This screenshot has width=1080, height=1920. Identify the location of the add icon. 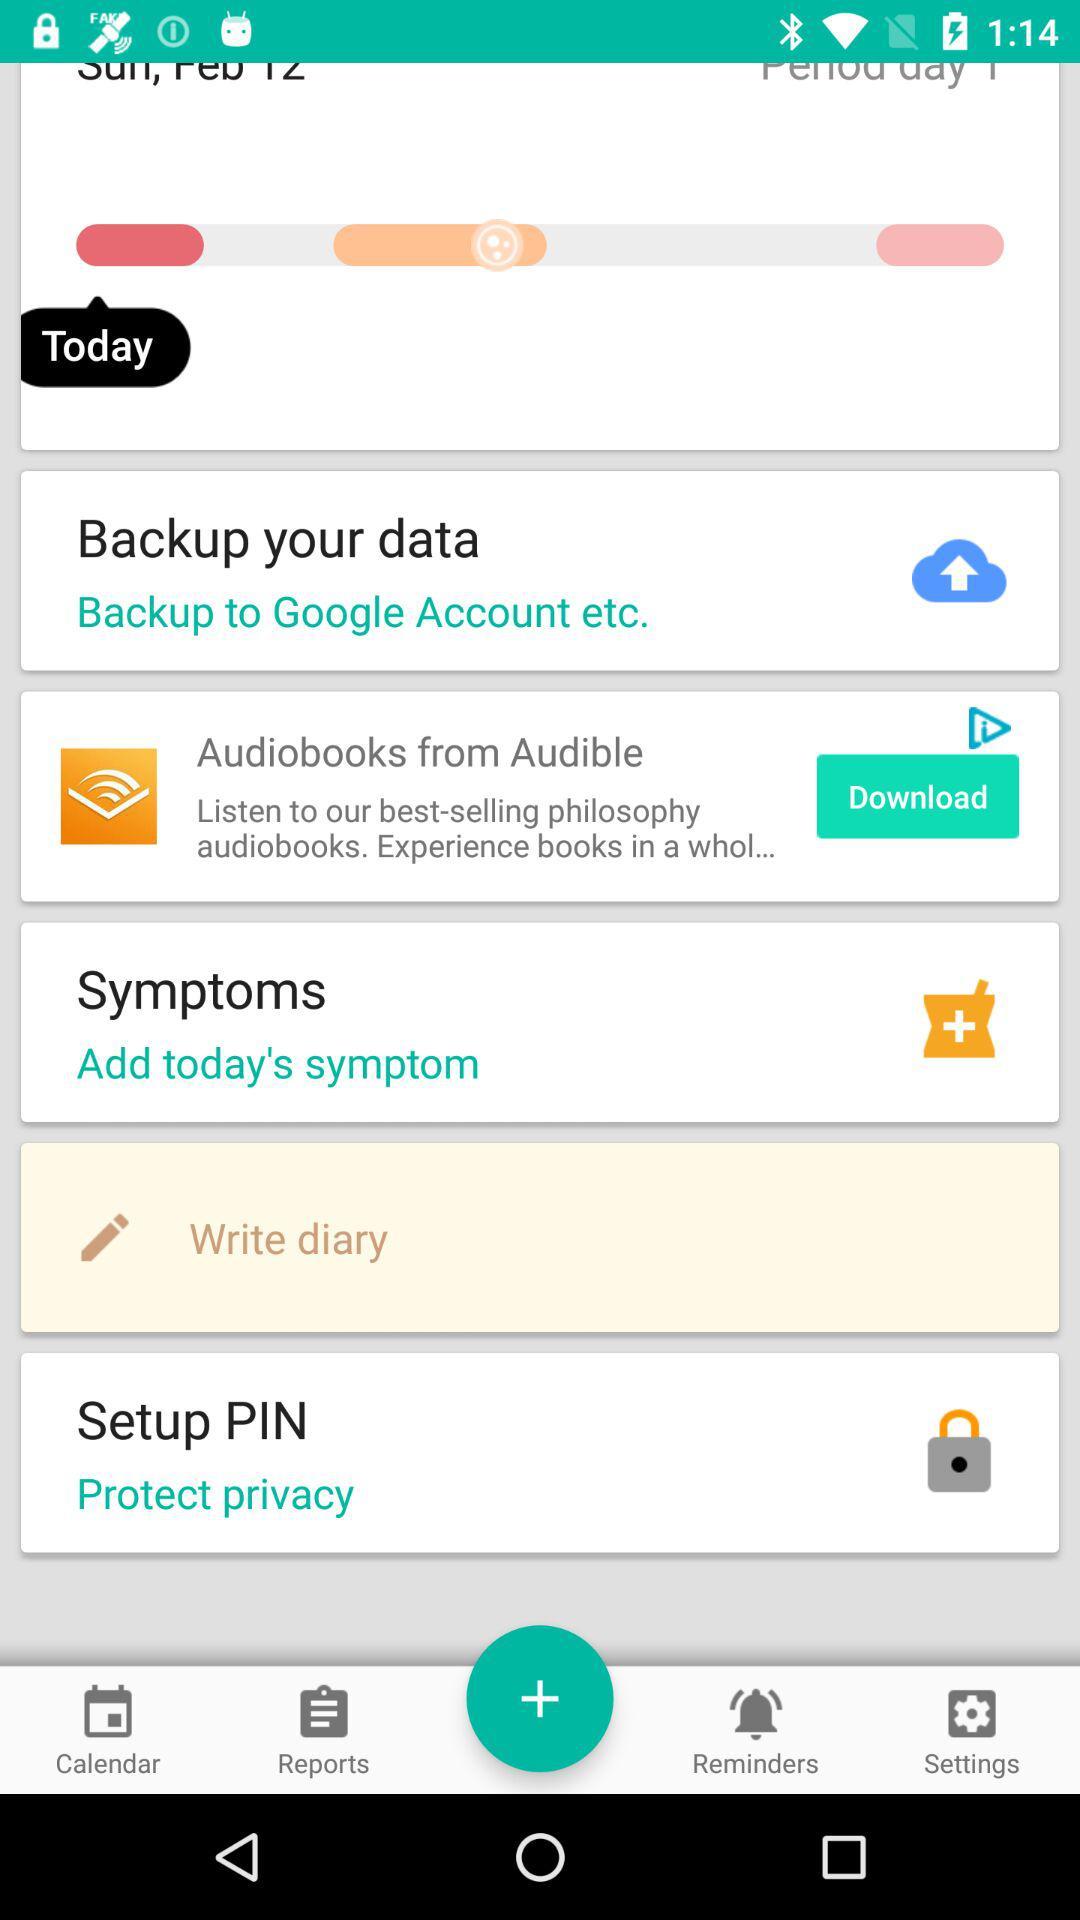
(540, 1697).